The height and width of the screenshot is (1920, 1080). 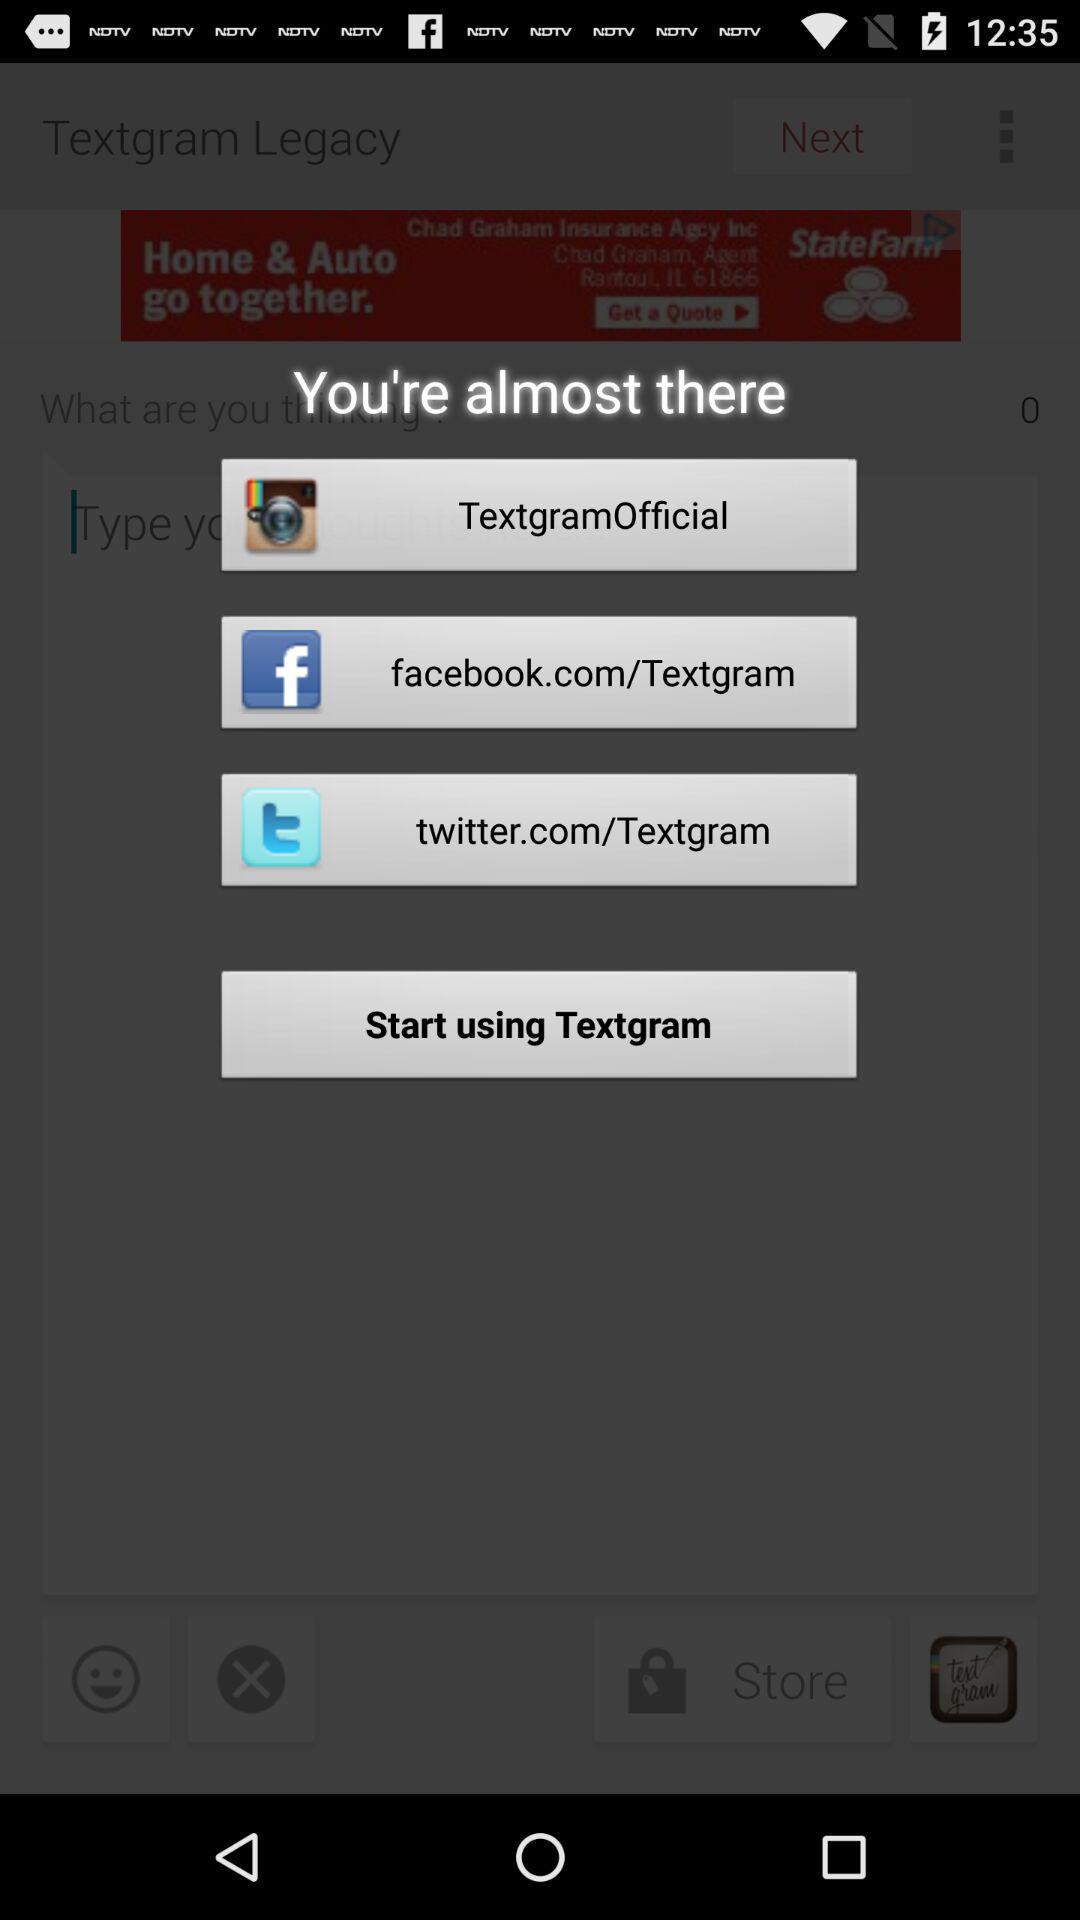 I want to click on item above facebook.com/textgram, so click(x=538, y=520).